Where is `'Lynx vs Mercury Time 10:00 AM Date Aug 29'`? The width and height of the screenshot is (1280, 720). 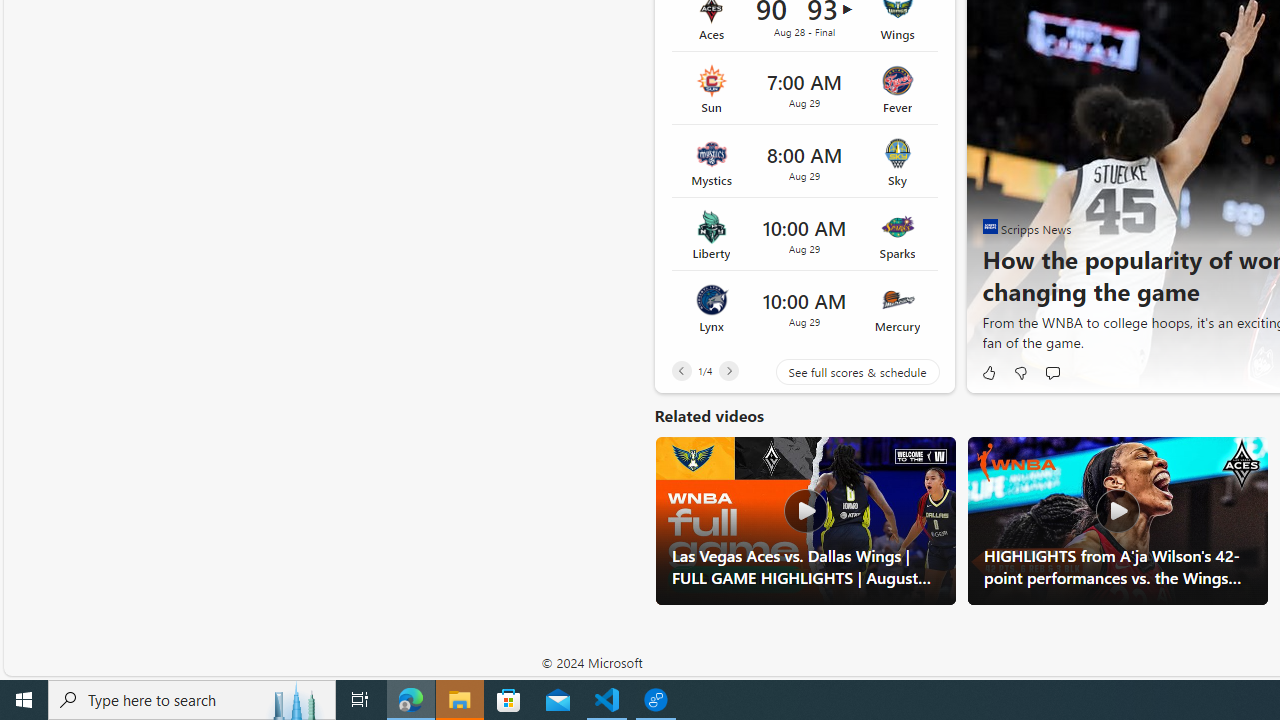
'Lynx vs Mercury Time 10:00 AM Date Aug 29' is located at coordinates (804, 307).